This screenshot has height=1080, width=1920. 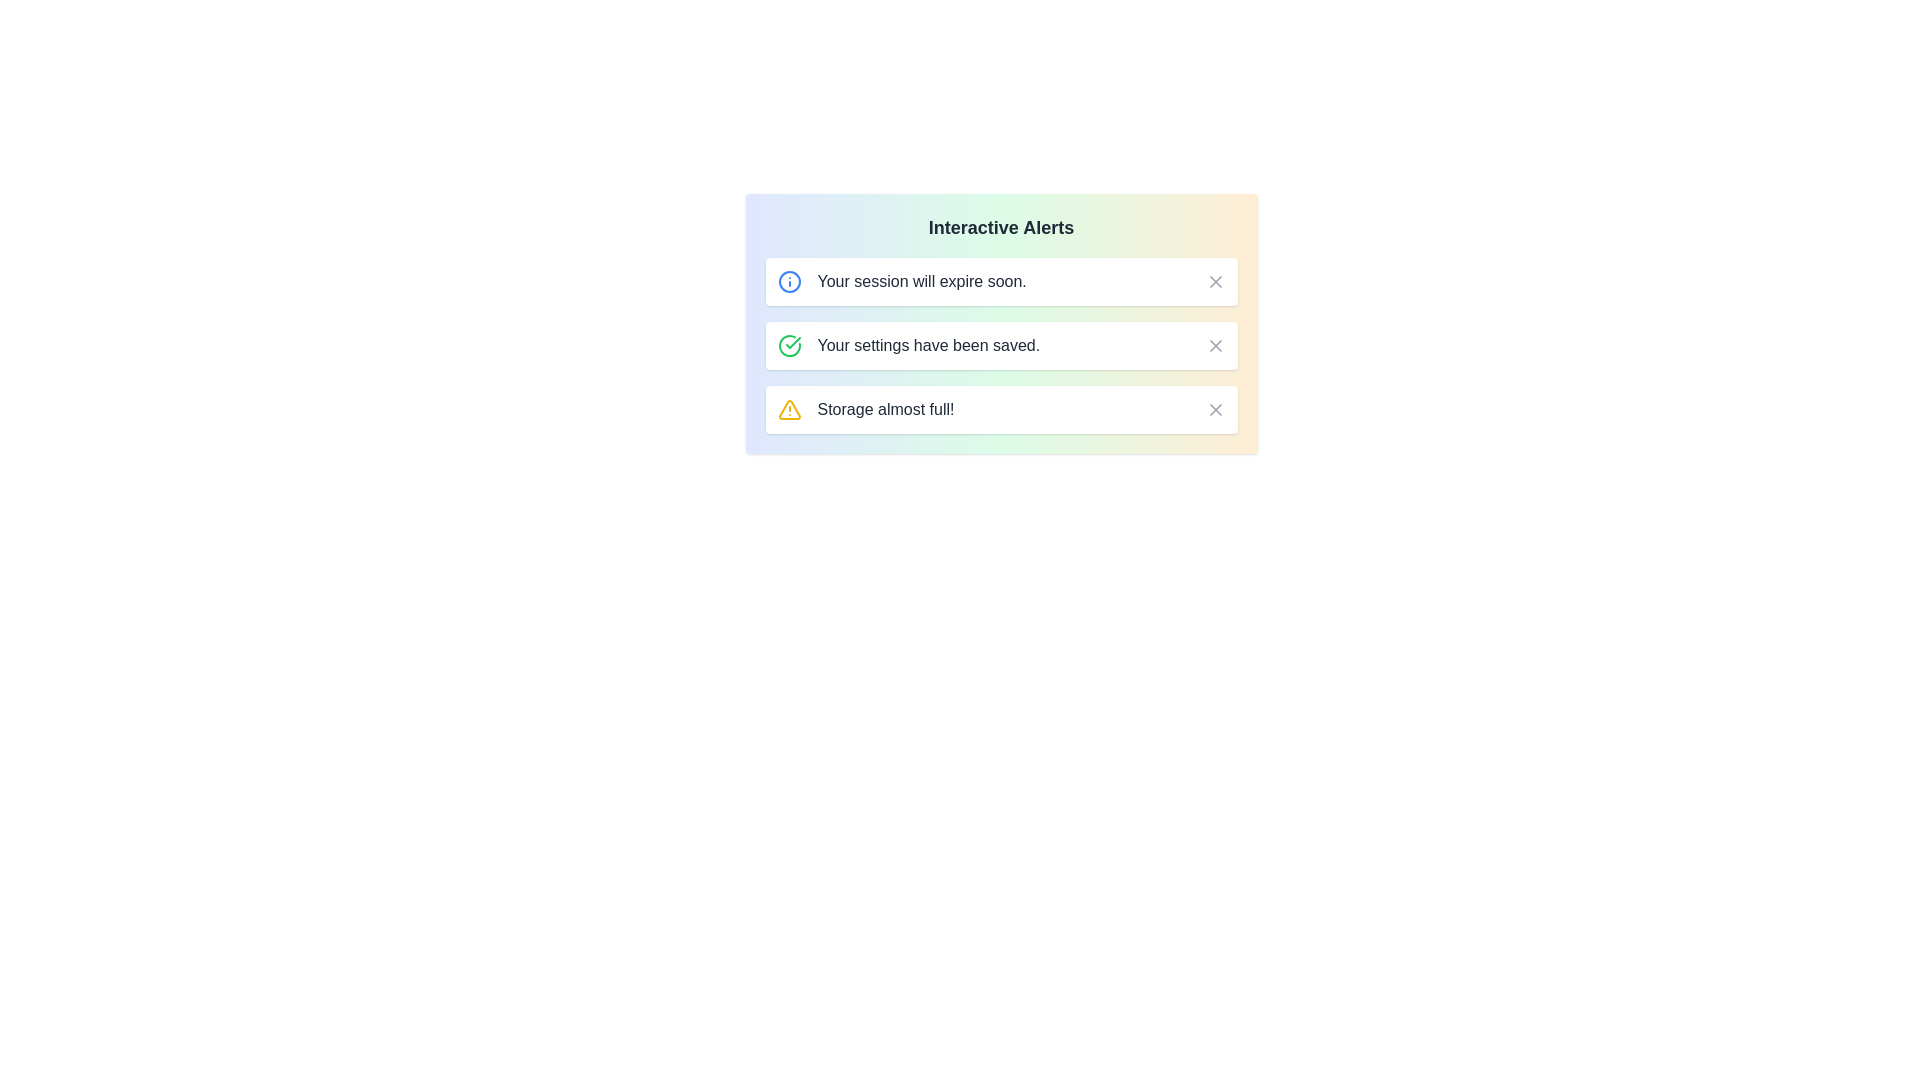 What do you see at coordinates (1214, 345) in the screenshot?
I see `the dismiss button, an 'X' icon, located at the far right of the notification message 'Your settings have been saved.'` at bounding box center [1214, 345].